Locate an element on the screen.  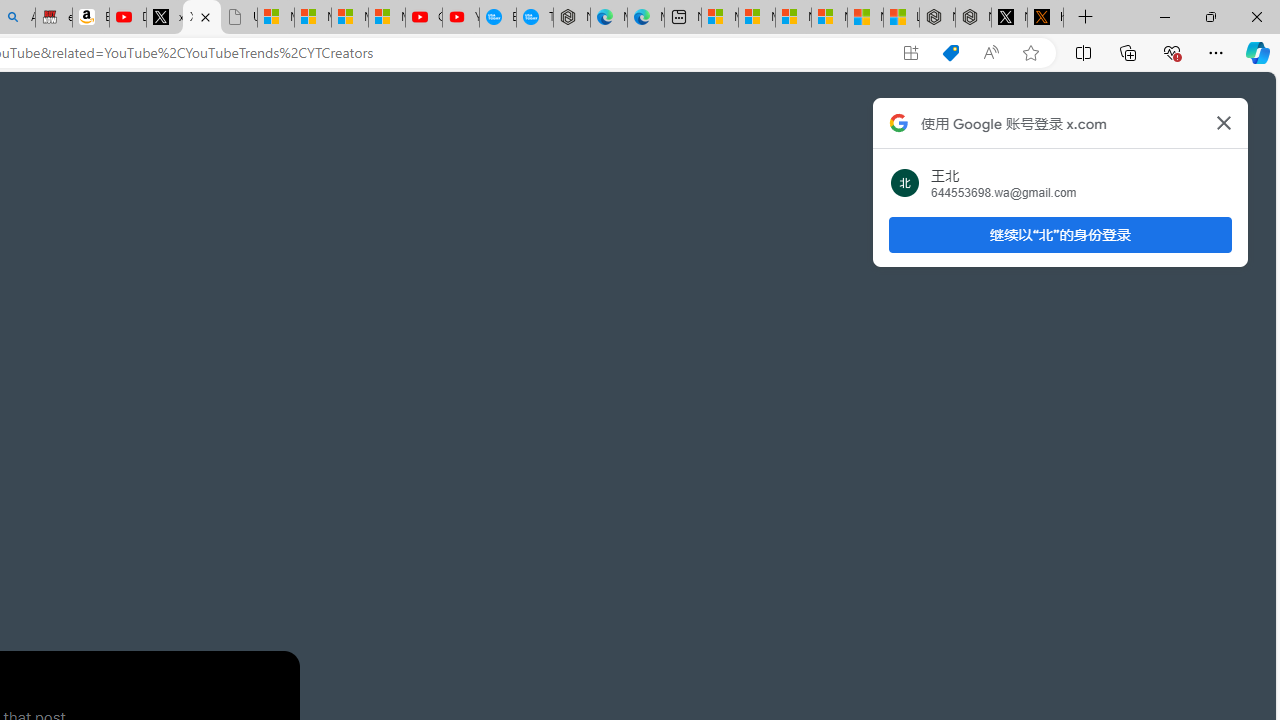
'Class: Bz112c Bz112c-r9oPif' is located at coordinates (1223, 123).